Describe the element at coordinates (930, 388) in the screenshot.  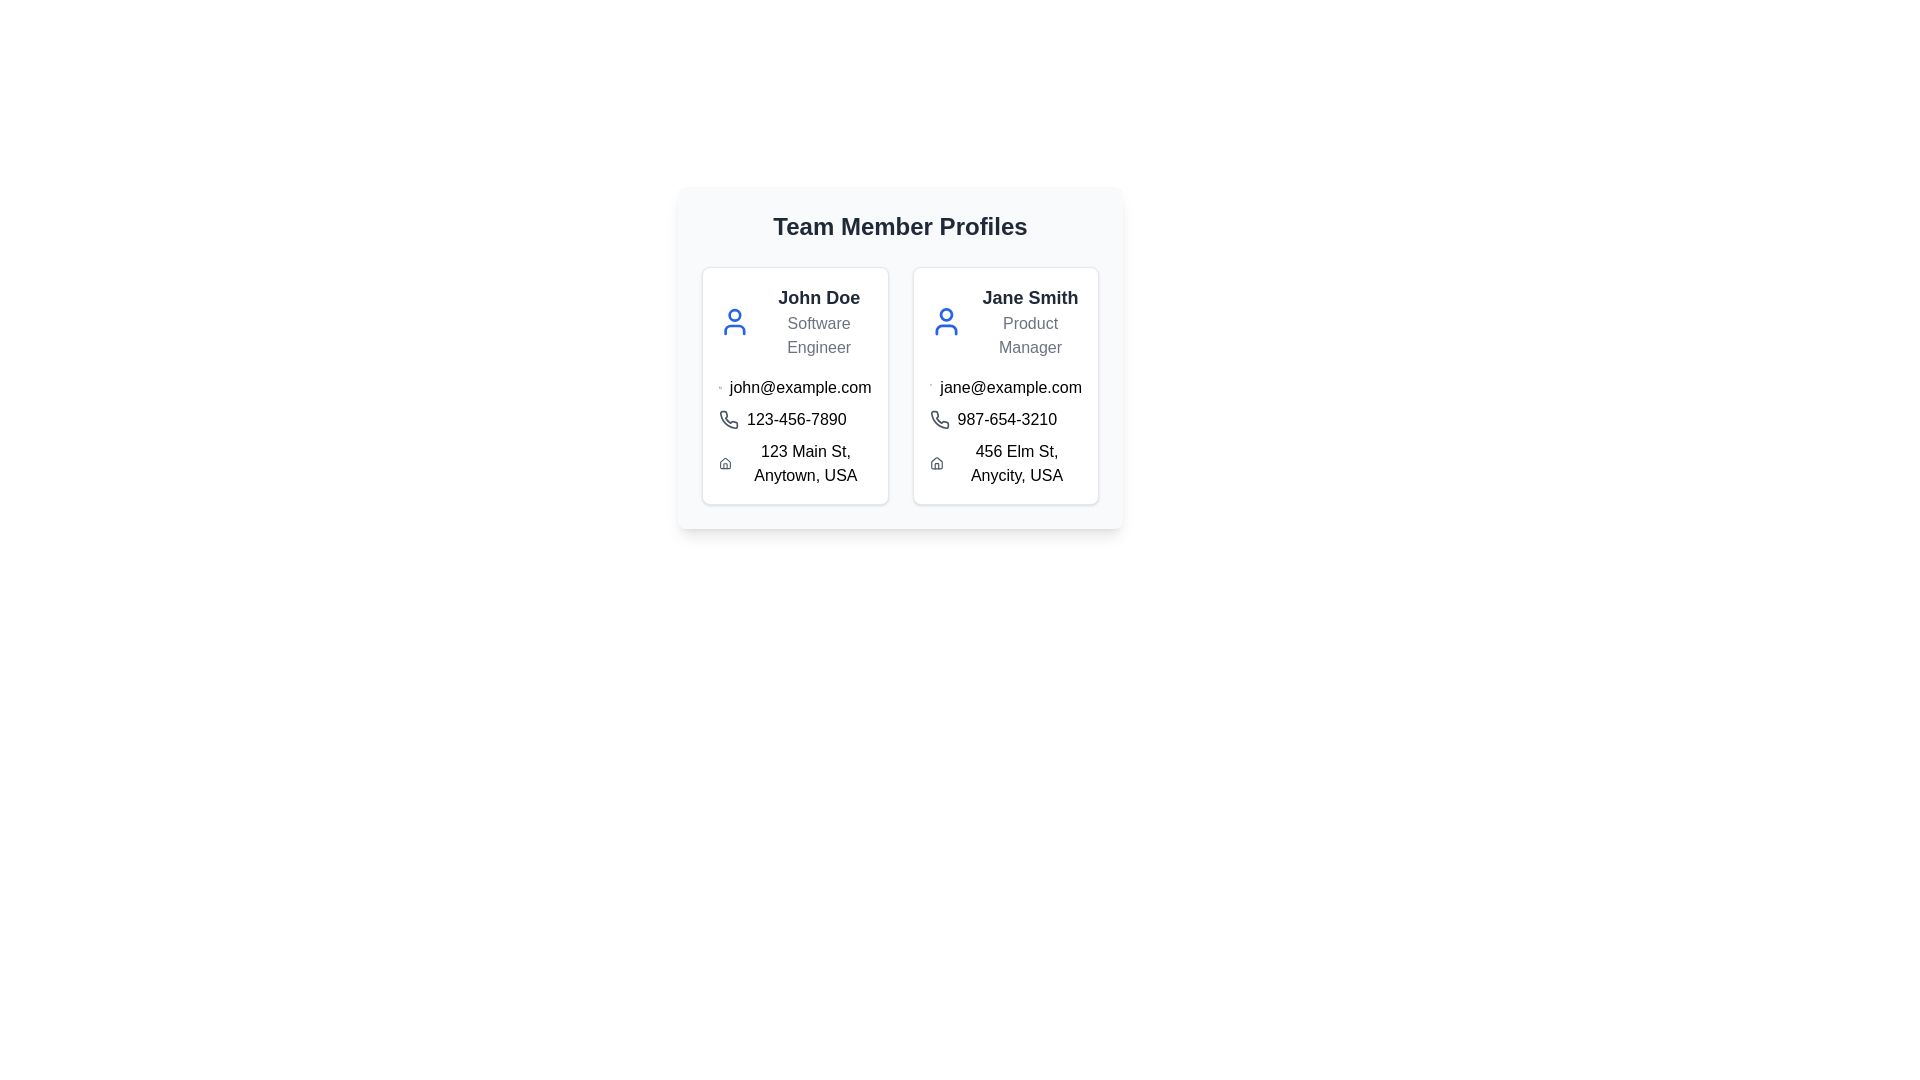
I see `the gray envelope icon located to the left of the text 'jane@example.com'` at that location.